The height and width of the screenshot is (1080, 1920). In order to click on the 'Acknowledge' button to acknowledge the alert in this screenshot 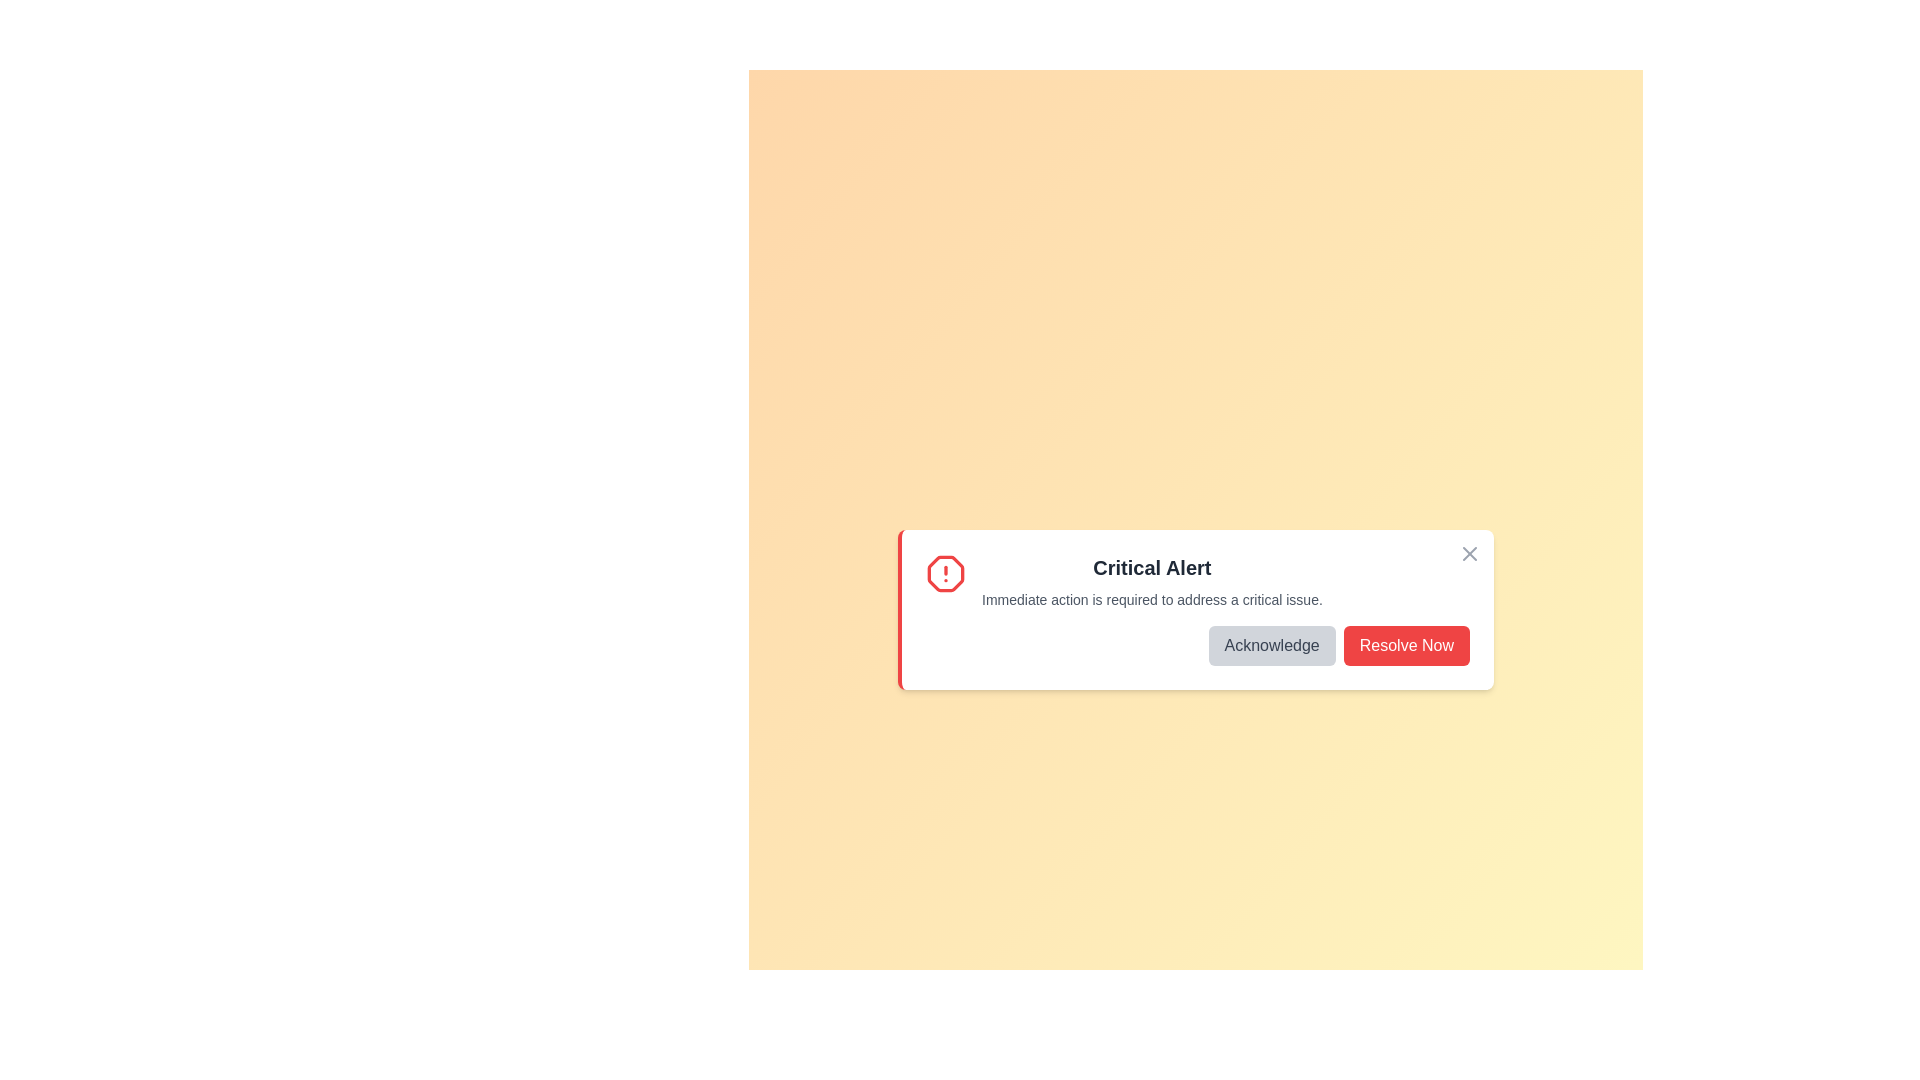, I will do `click(1271, 645)`.